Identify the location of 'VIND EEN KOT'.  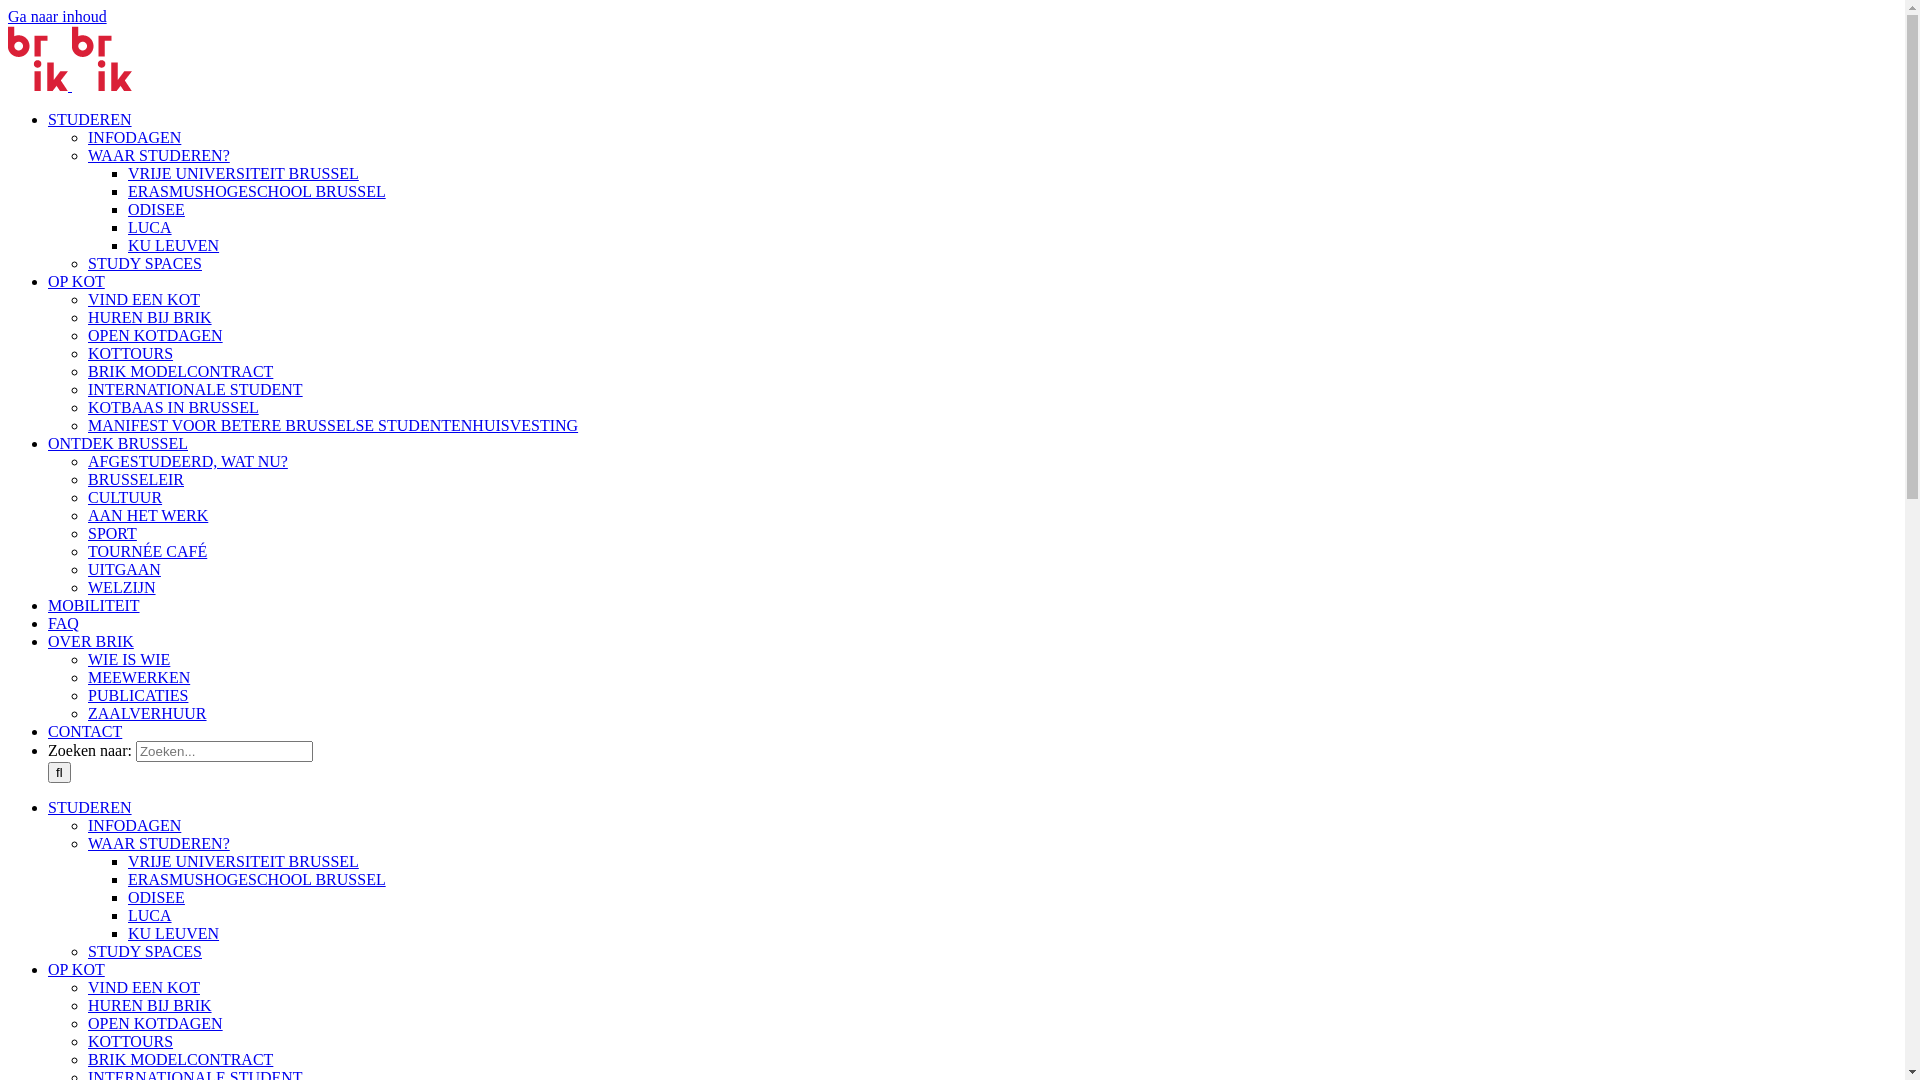
(143, 986).